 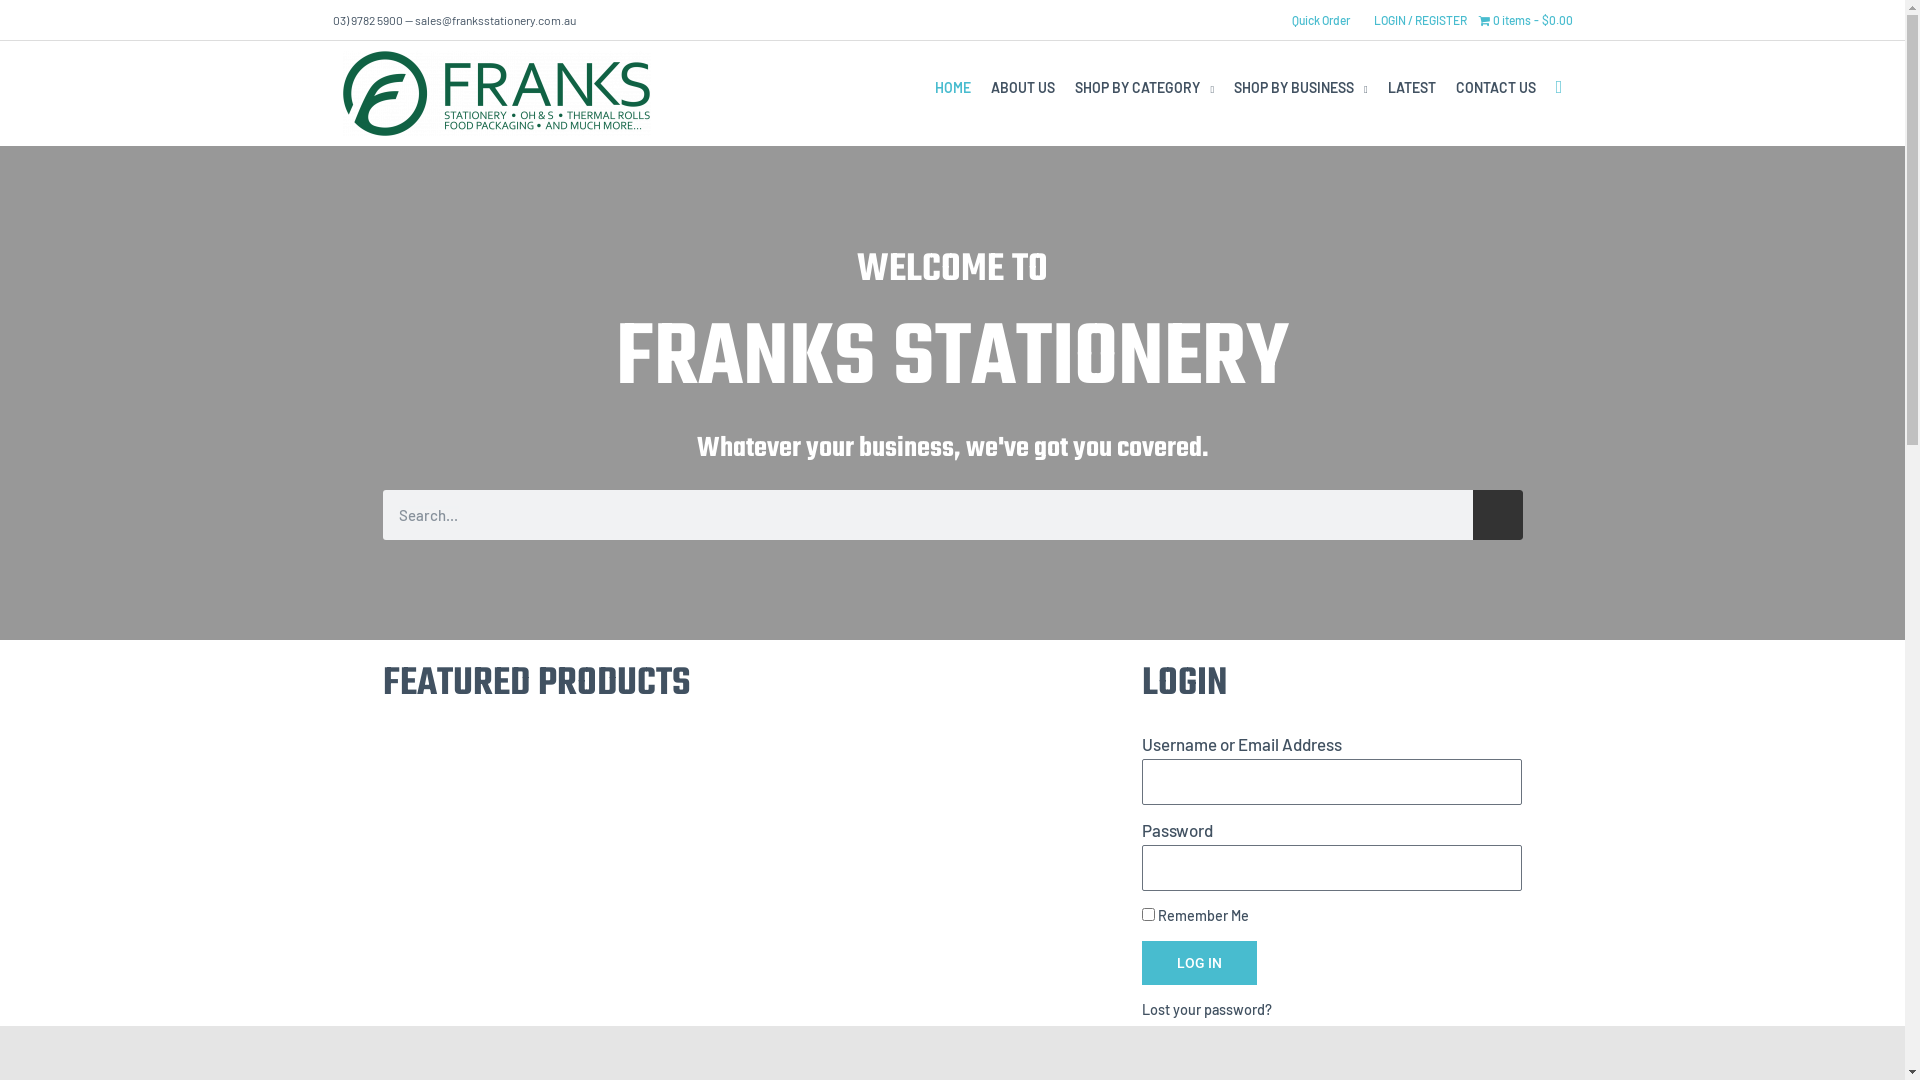 What do you see at coordinates (1144, 87) in the screenshot?
I see `'SHOP BY CATEGORY'` at bounding box center [1144, 87].